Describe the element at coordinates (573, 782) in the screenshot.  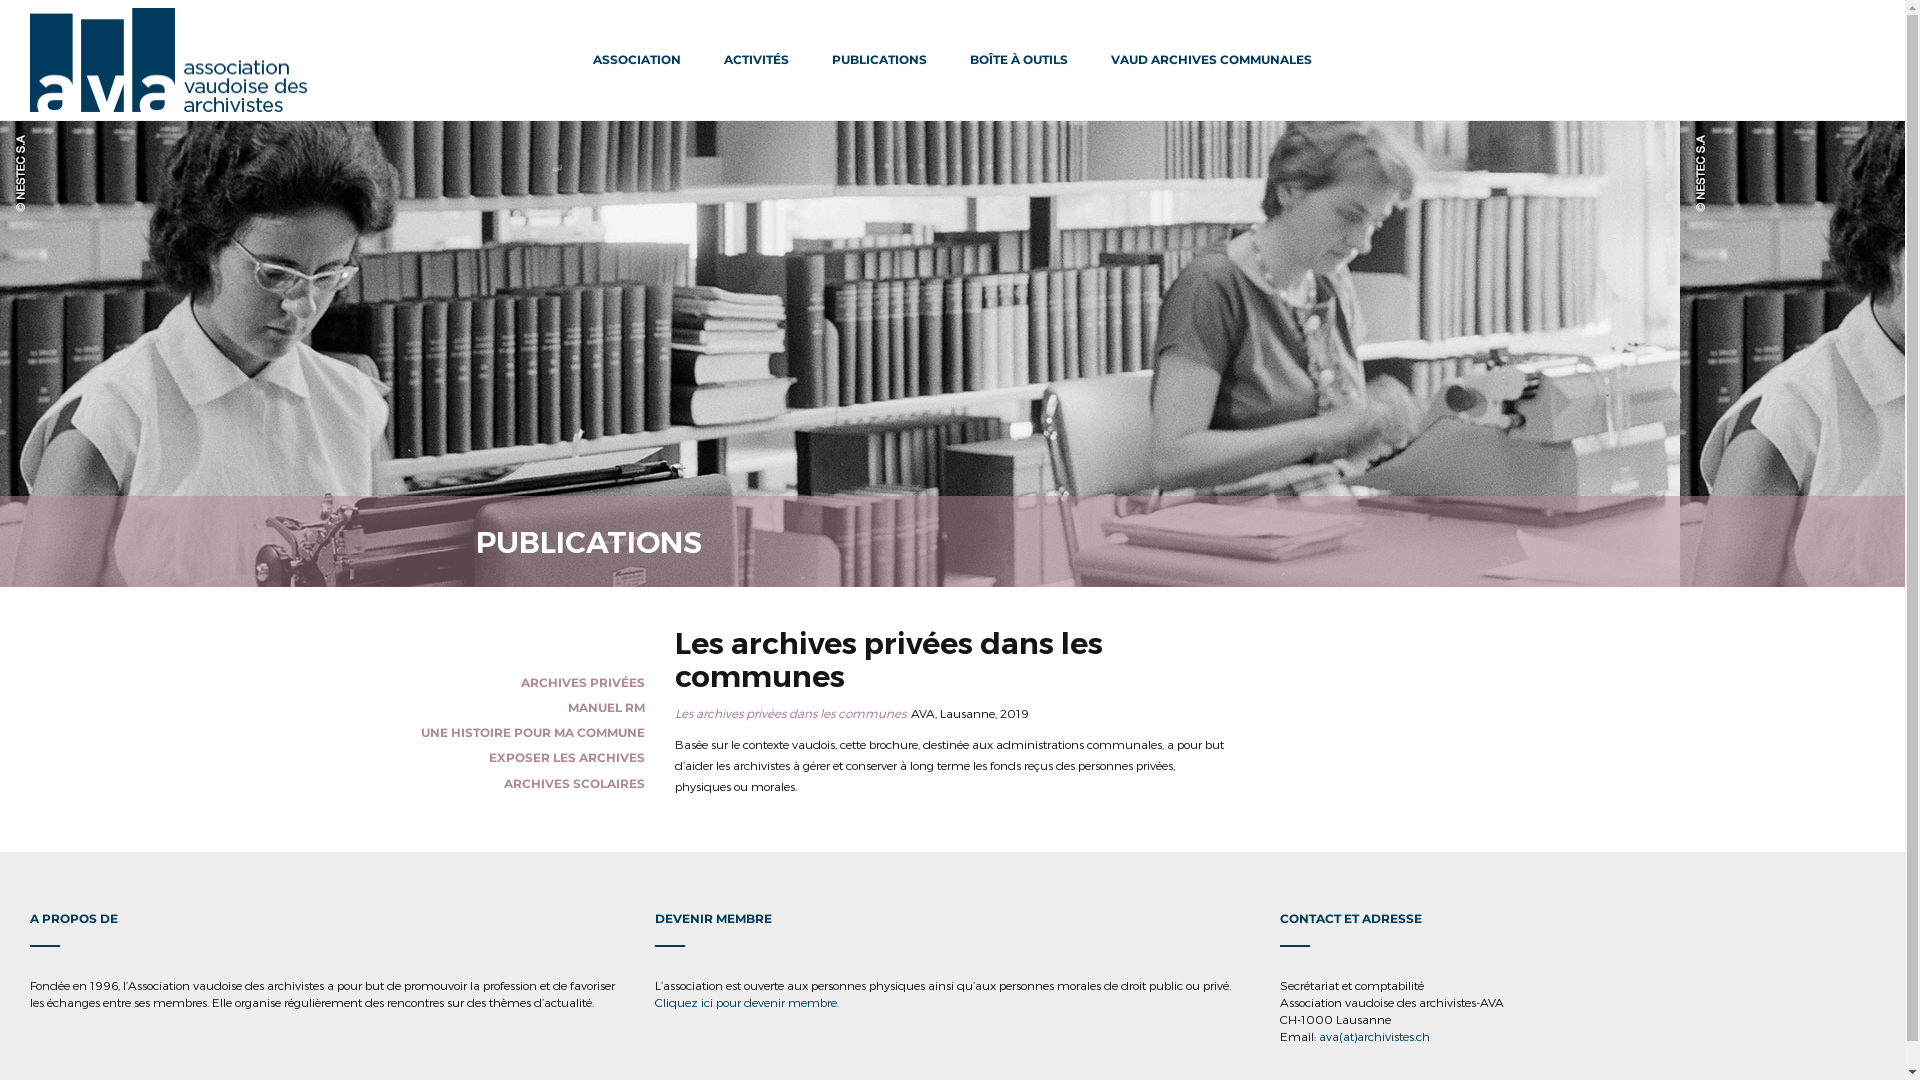
I see `'ARCHIVES SCOLAIRES'` at that location.